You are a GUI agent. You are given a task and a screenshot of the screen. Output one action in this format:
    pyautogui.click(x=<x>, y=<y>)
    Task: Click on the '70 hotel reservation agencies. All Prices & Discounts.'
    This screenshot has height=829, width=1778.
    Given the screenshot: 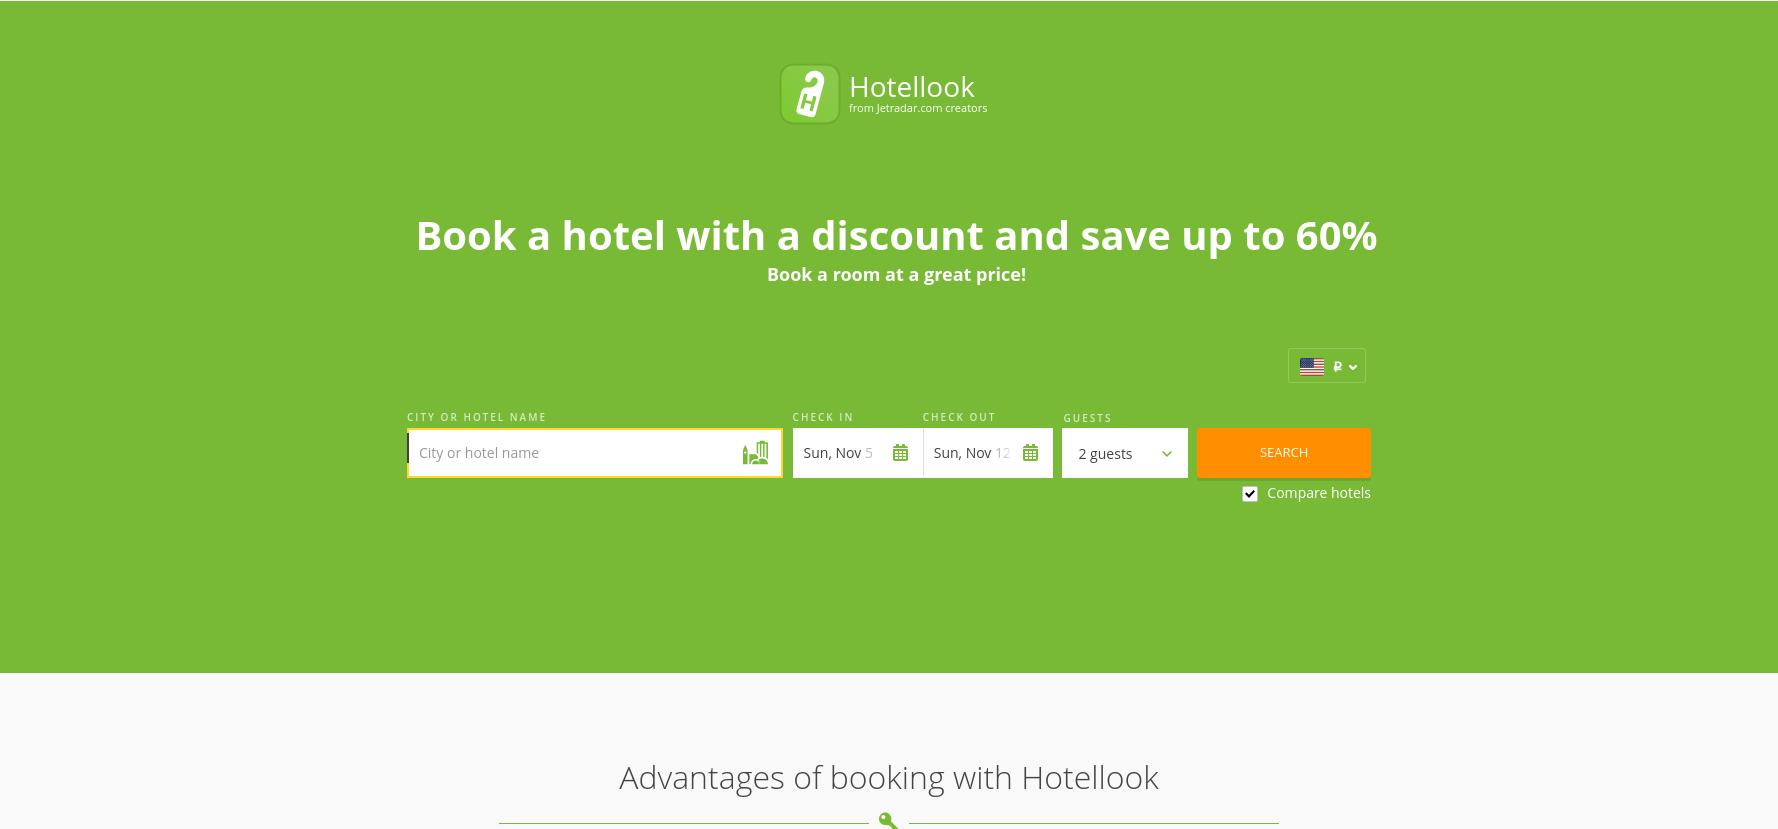 What is the action you would take?
    pyautogui.click(x=512, y=628)
    